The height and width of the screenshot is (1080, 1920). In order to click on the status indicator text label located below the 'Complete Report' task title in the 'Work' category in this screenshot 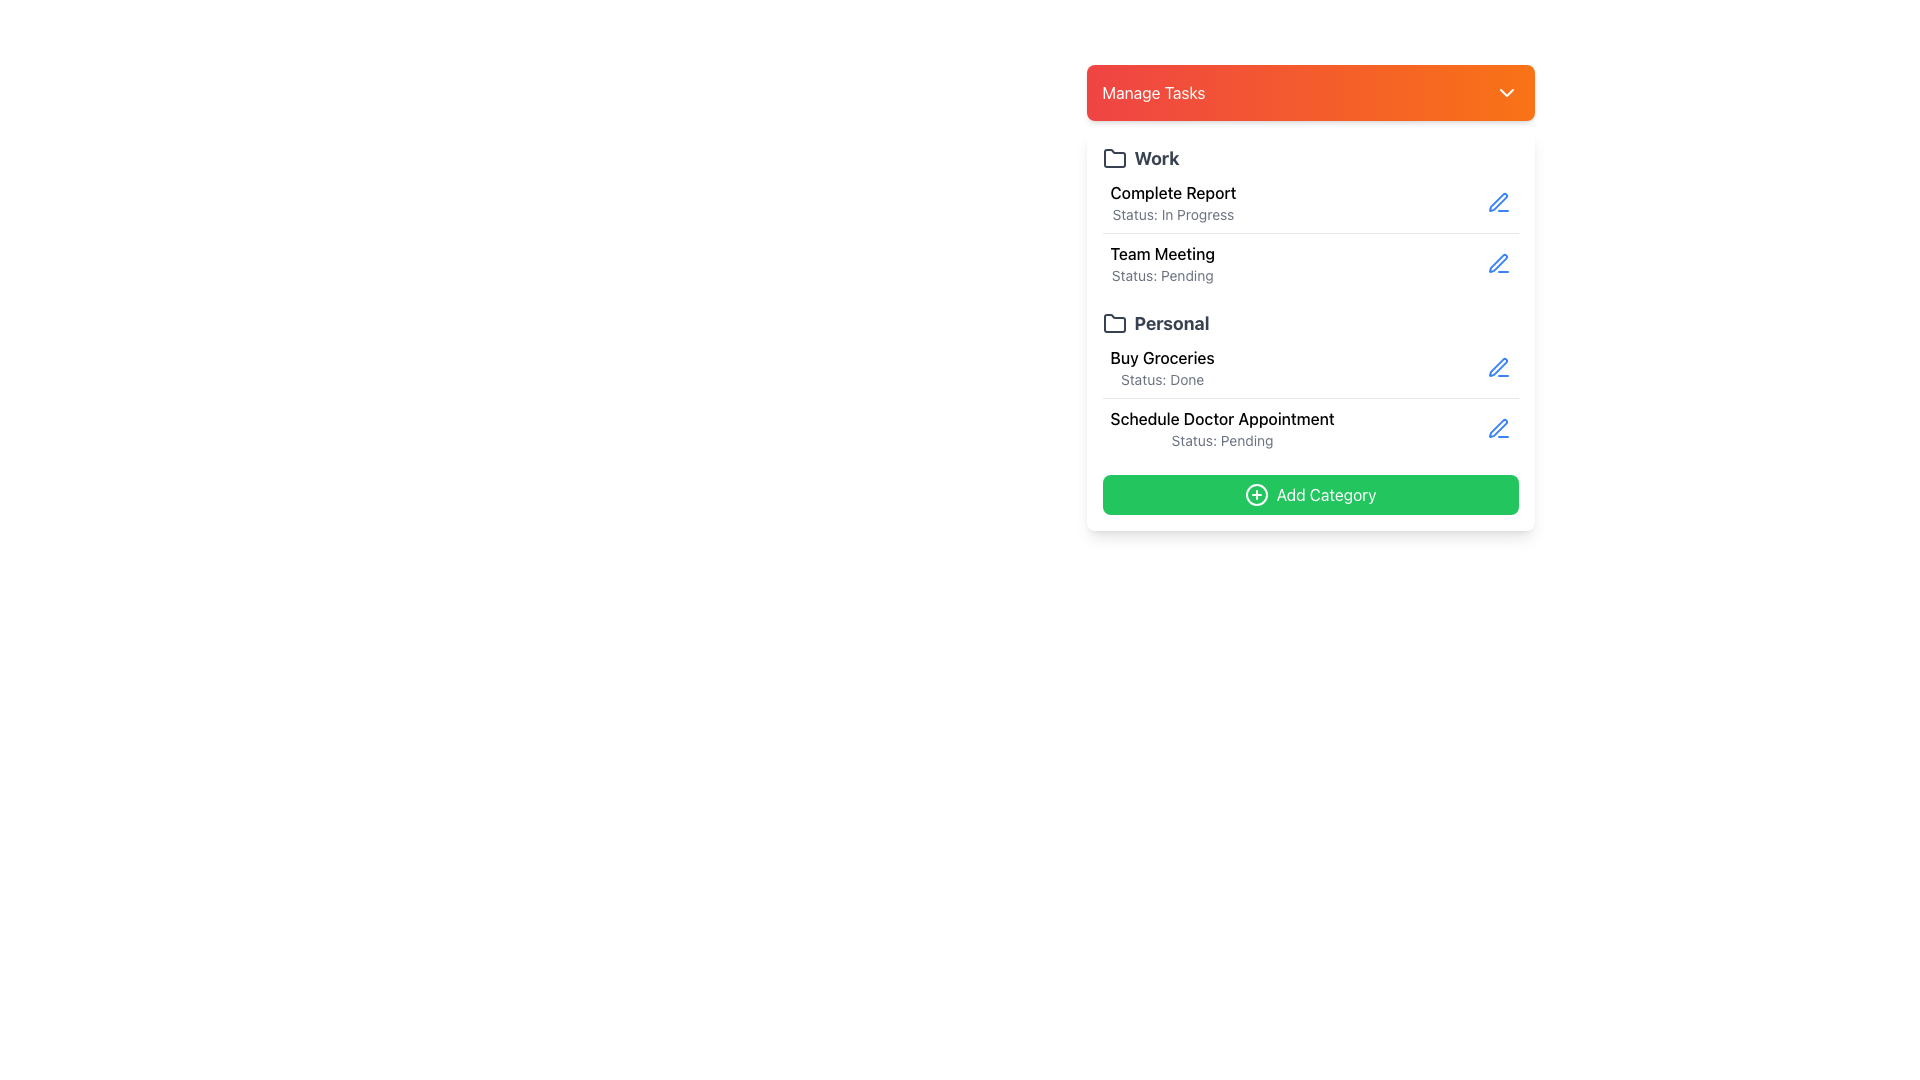, I will do `click(1173, 215)`.